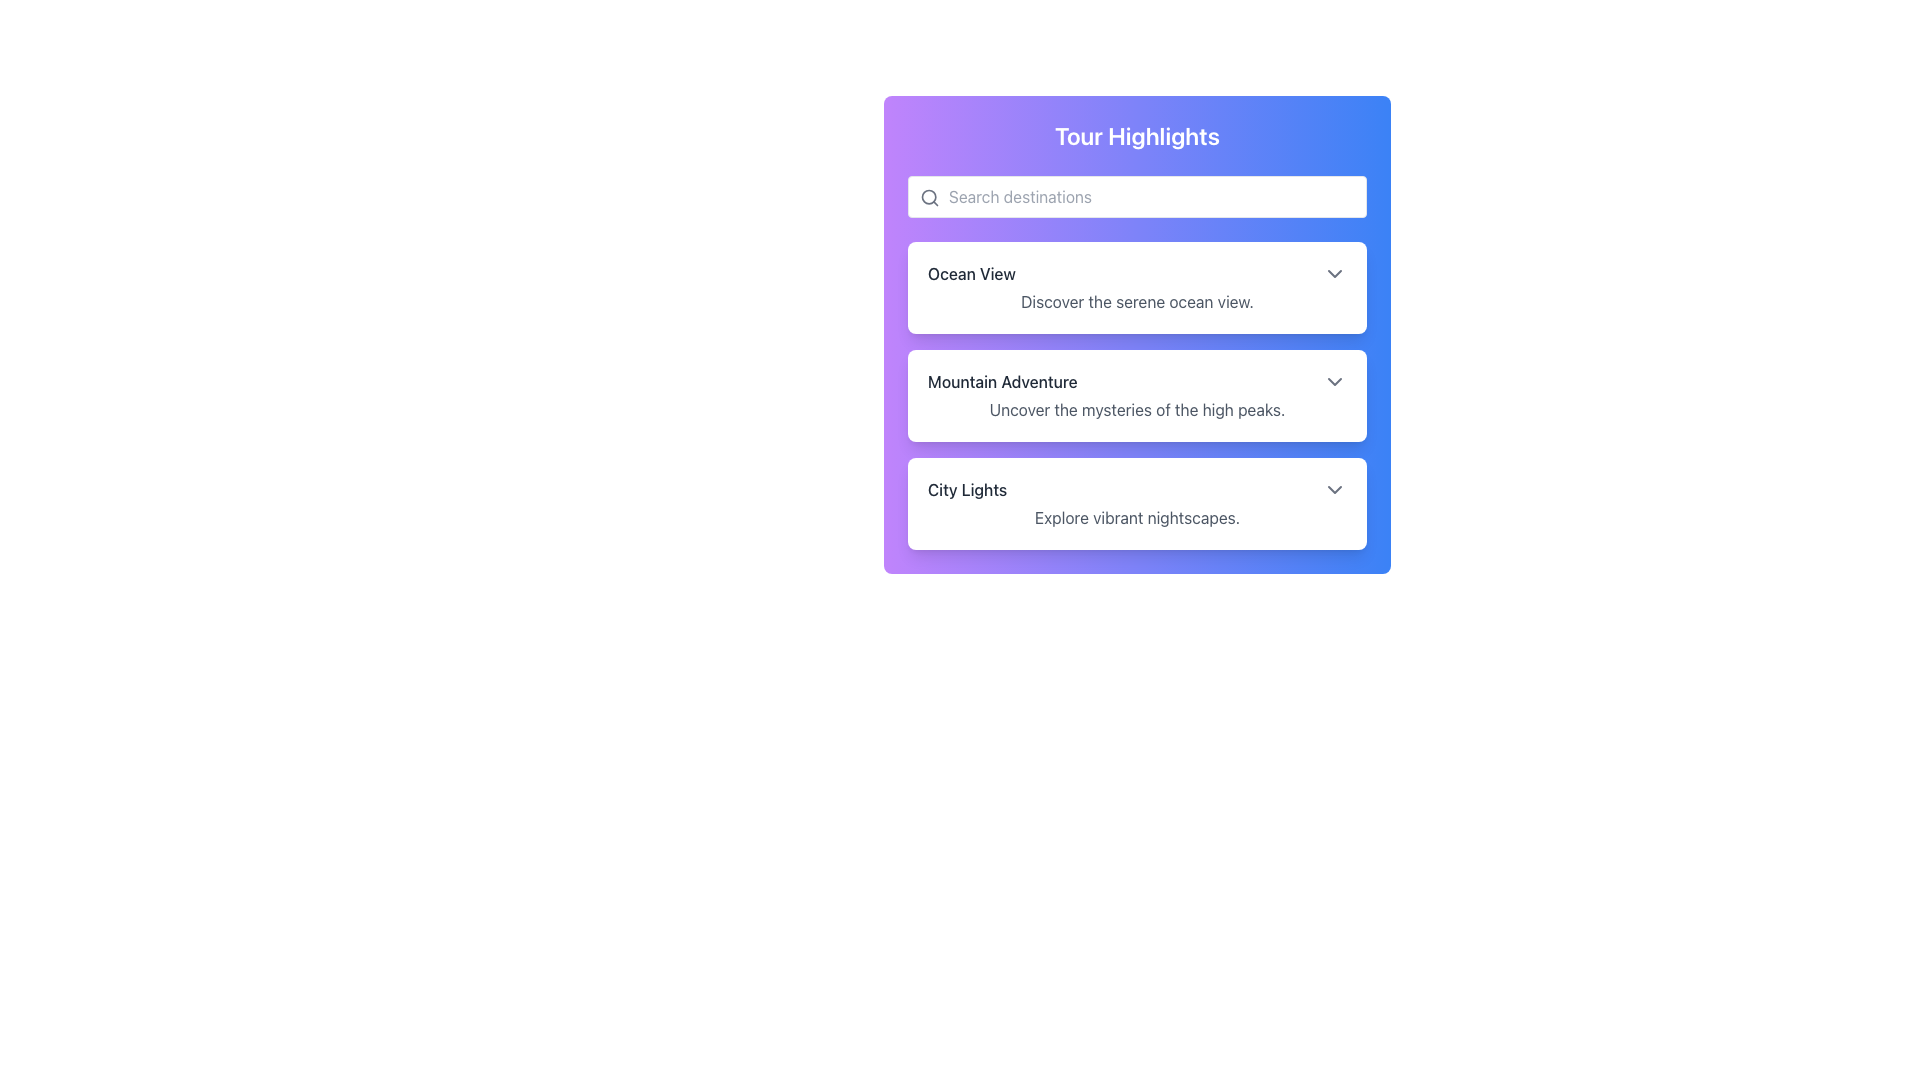  I want to click on the search bar for entering destination queries located in the 'Tour Highlights' section, so click(1137, 196).